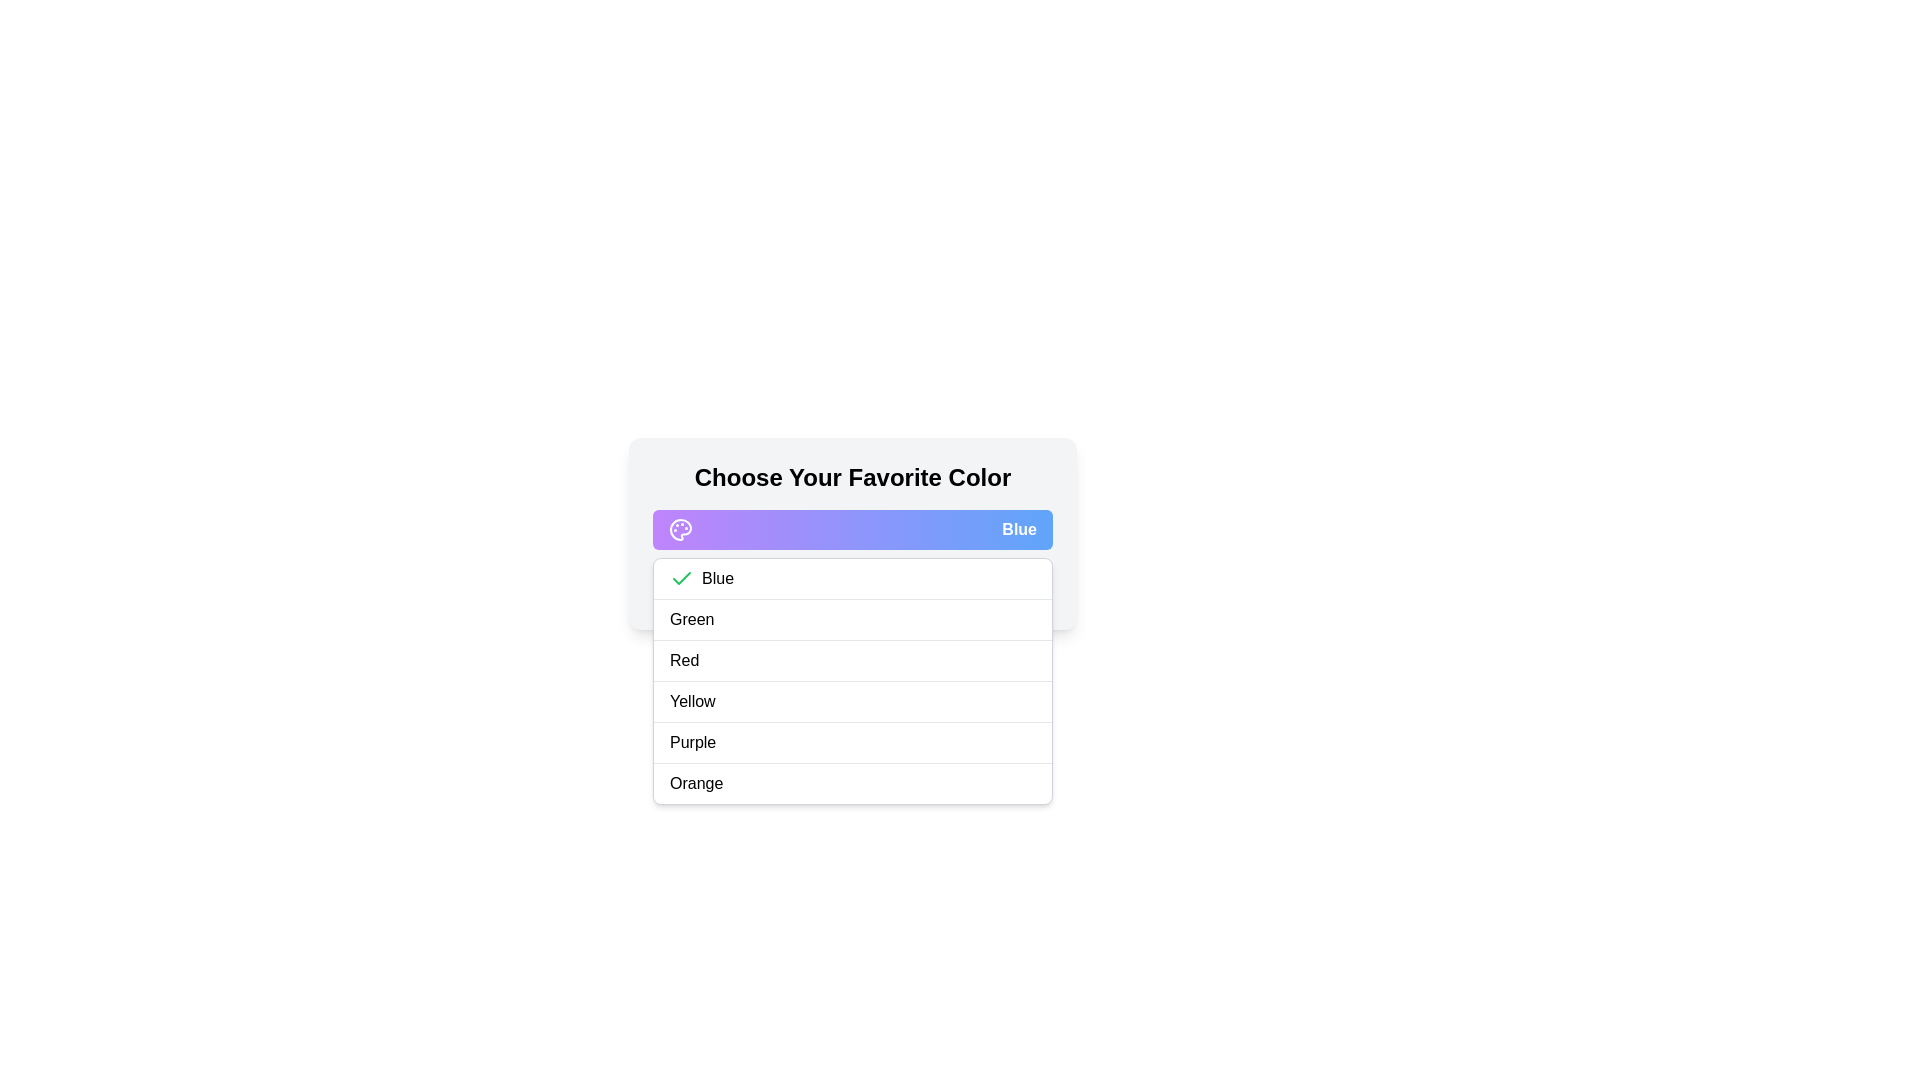 This screenshot has width=1920, height=1080. Describe the element at coordinates (681, 578) in the screenshot. I see `the visual indicator icon confirming the selection of the 'Blue' option, located at the leftmost side of the group, within the same line as the text 'Blue'` at that location.